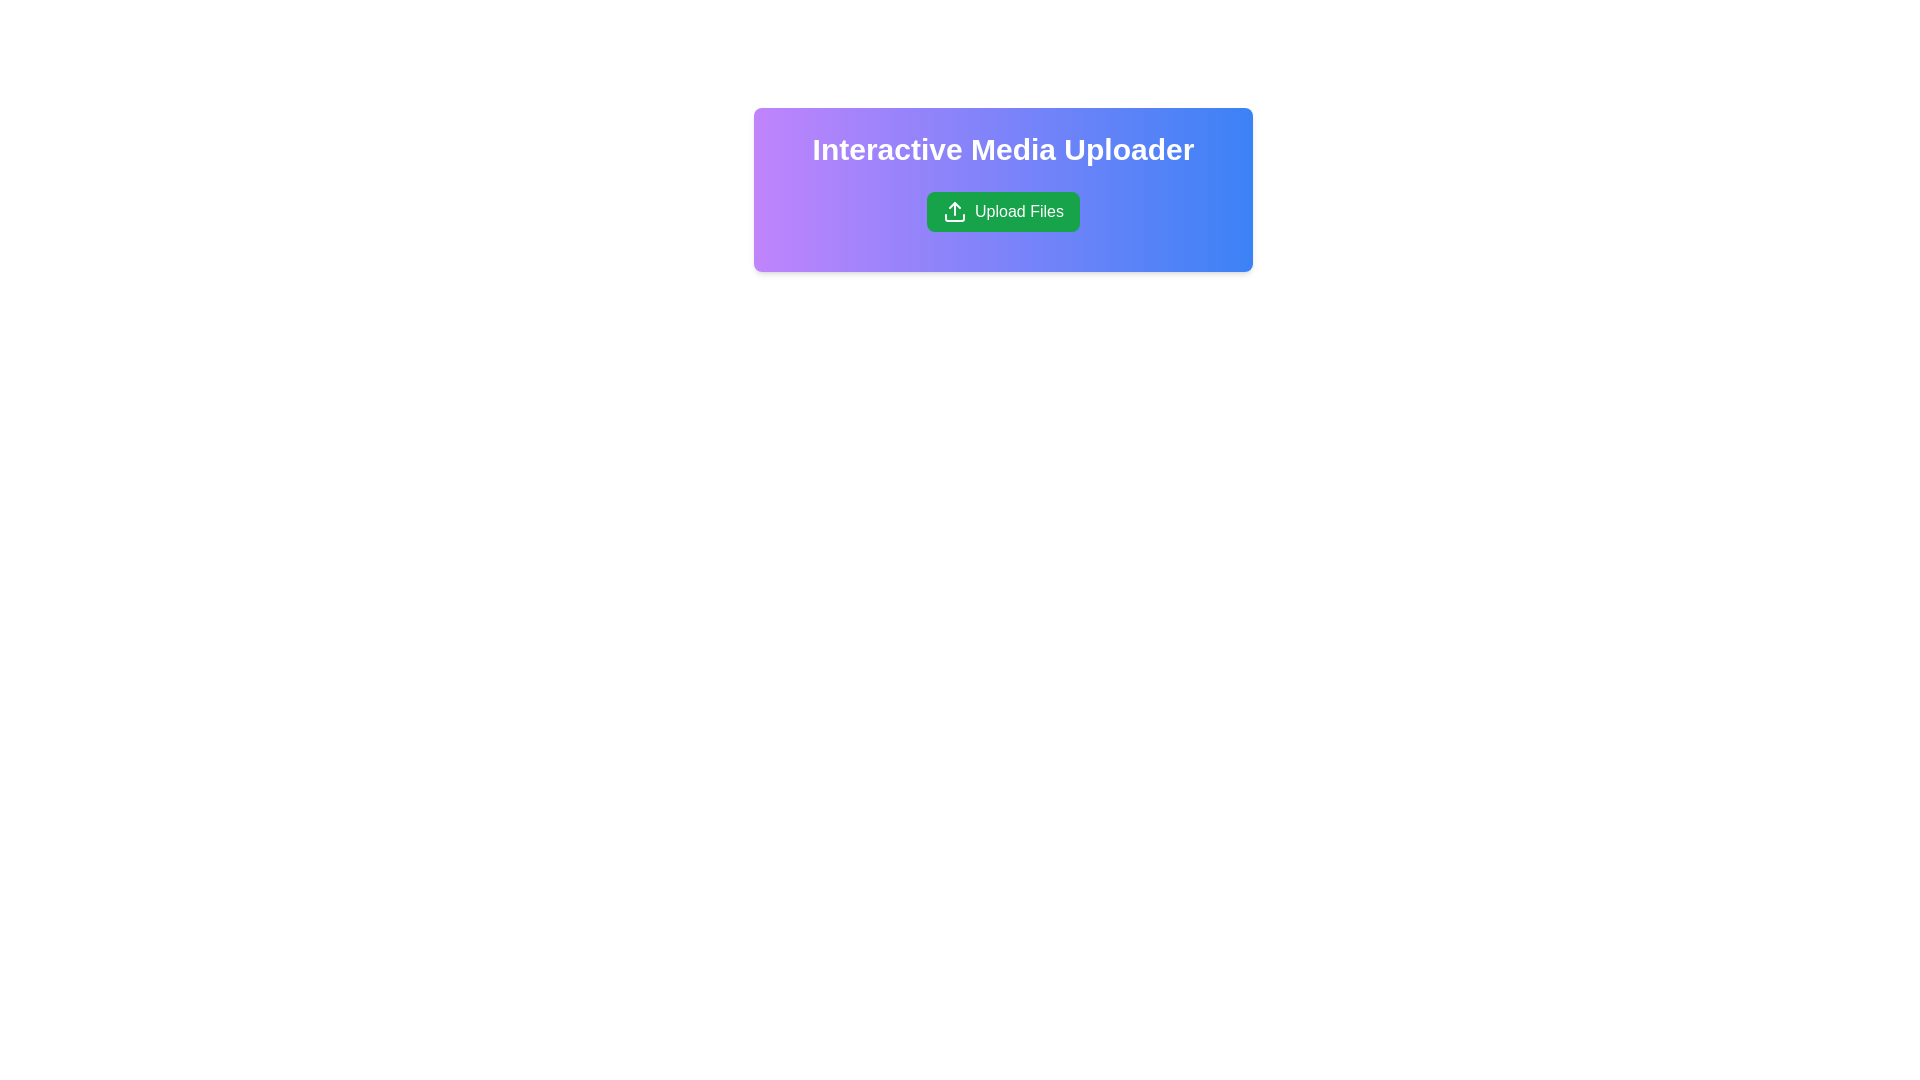 This screenshot has width=1920, height=1080. Describe the element at coordinates (1003, 212) in the screenshot. I see `the file selection button located in the 'Interactive Media Uploader' section` at that location.